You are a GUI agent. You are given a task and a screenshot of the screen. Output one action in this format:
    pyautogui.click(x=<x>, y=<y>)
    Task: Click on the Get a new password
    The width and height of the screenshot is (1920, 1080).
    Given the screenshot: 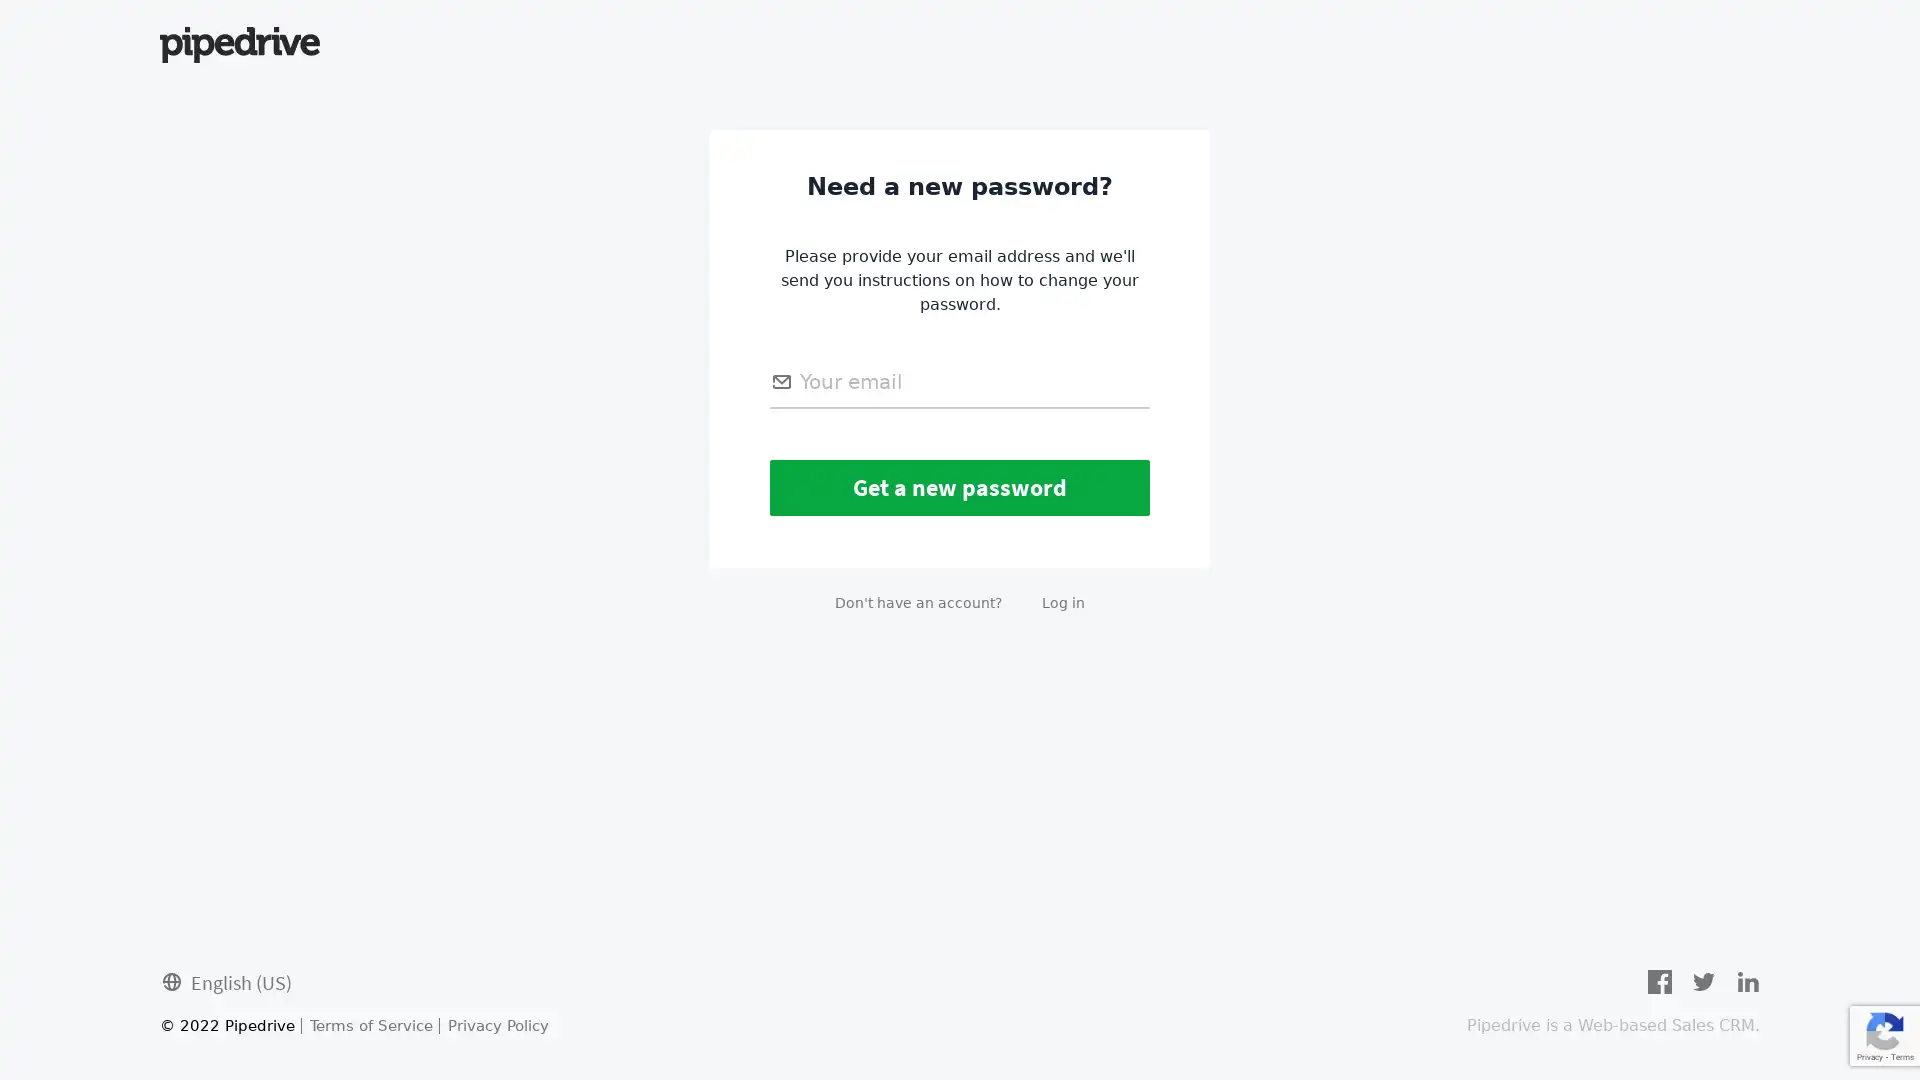 What is the action you would take?
    pyautogui.click(x=960, y=487)
    